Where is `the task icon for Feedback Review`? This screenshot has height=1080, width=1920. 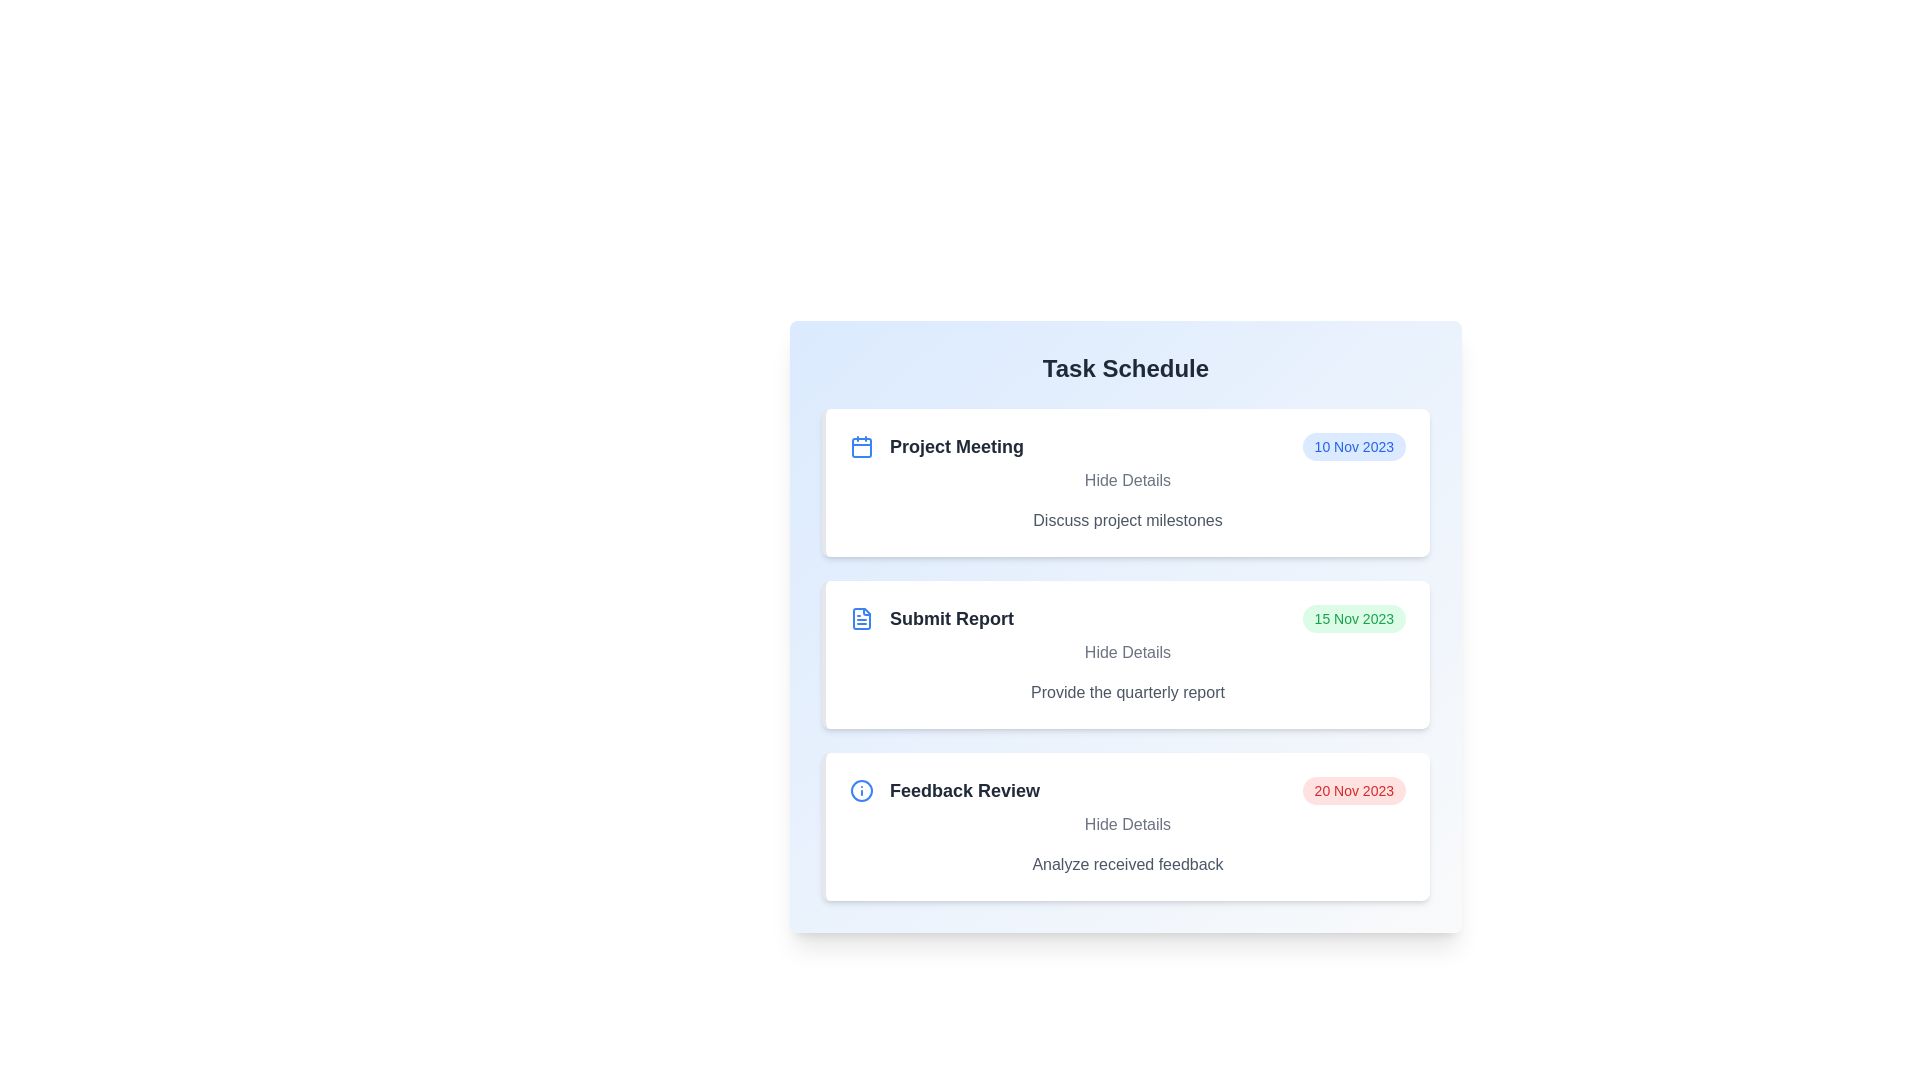 the task icon for Feedback Review is located at coordinates (862, 789).